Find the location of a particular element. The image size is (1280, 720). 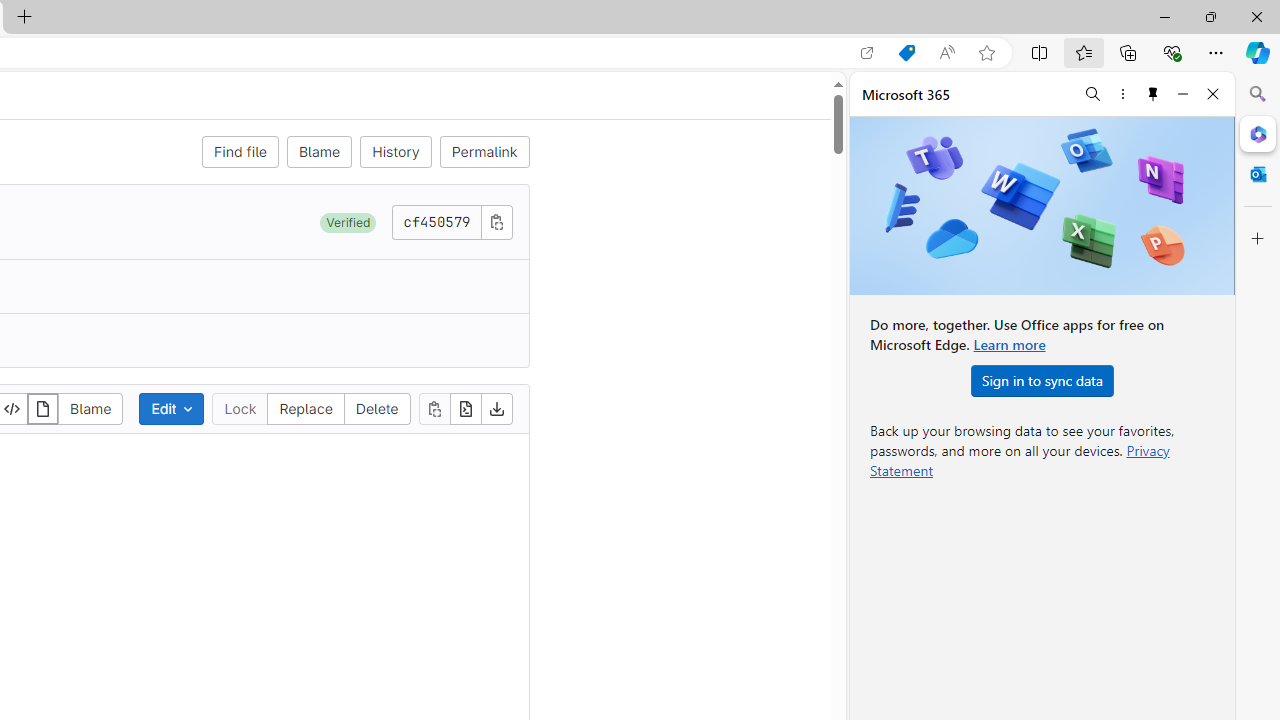

'Copy commit SHA' is located at coordinates (496, 221).